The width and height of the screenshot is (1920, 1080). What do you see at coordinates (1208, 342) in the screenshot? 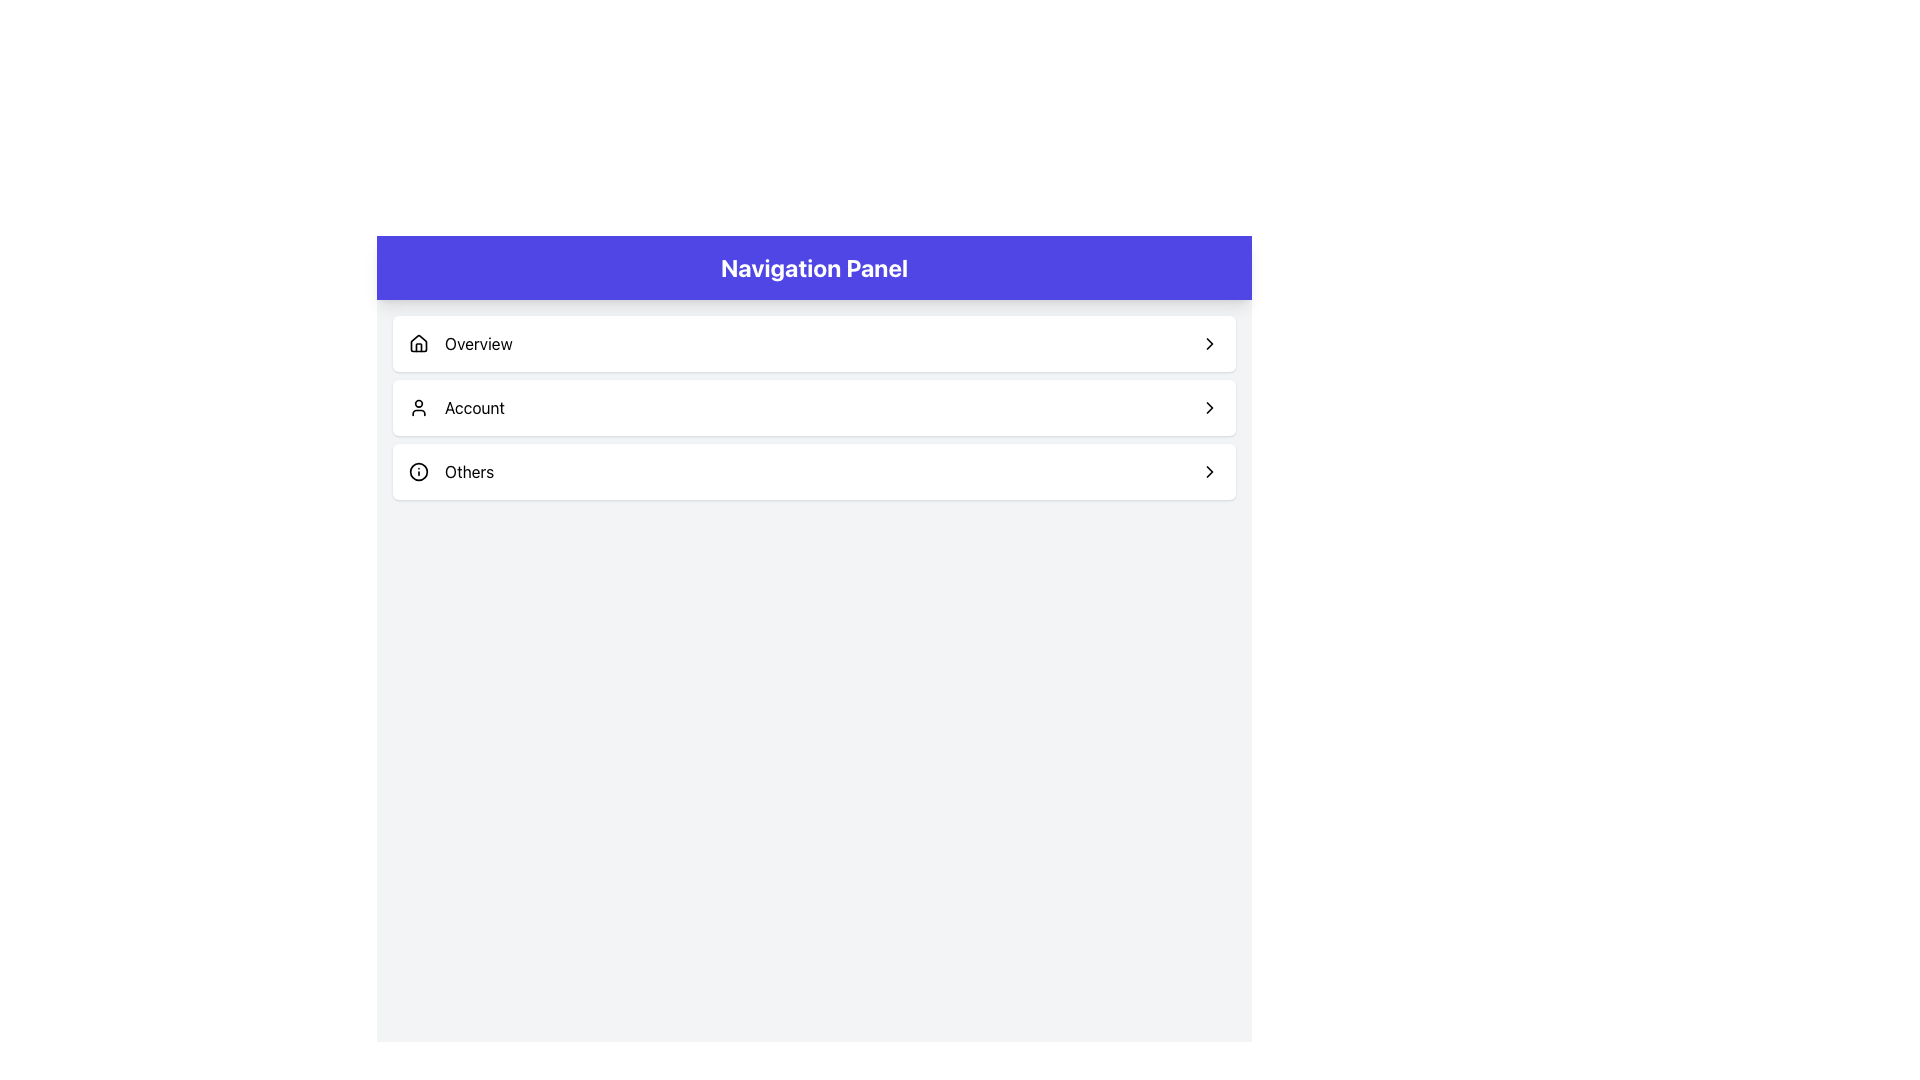
I see `the right-facing chevron arrow in the first row of the navigation list, which is styled as a vector graphic and located at the far right side of the row next to the 'Overview' text` at bounding box center [1208, 342].